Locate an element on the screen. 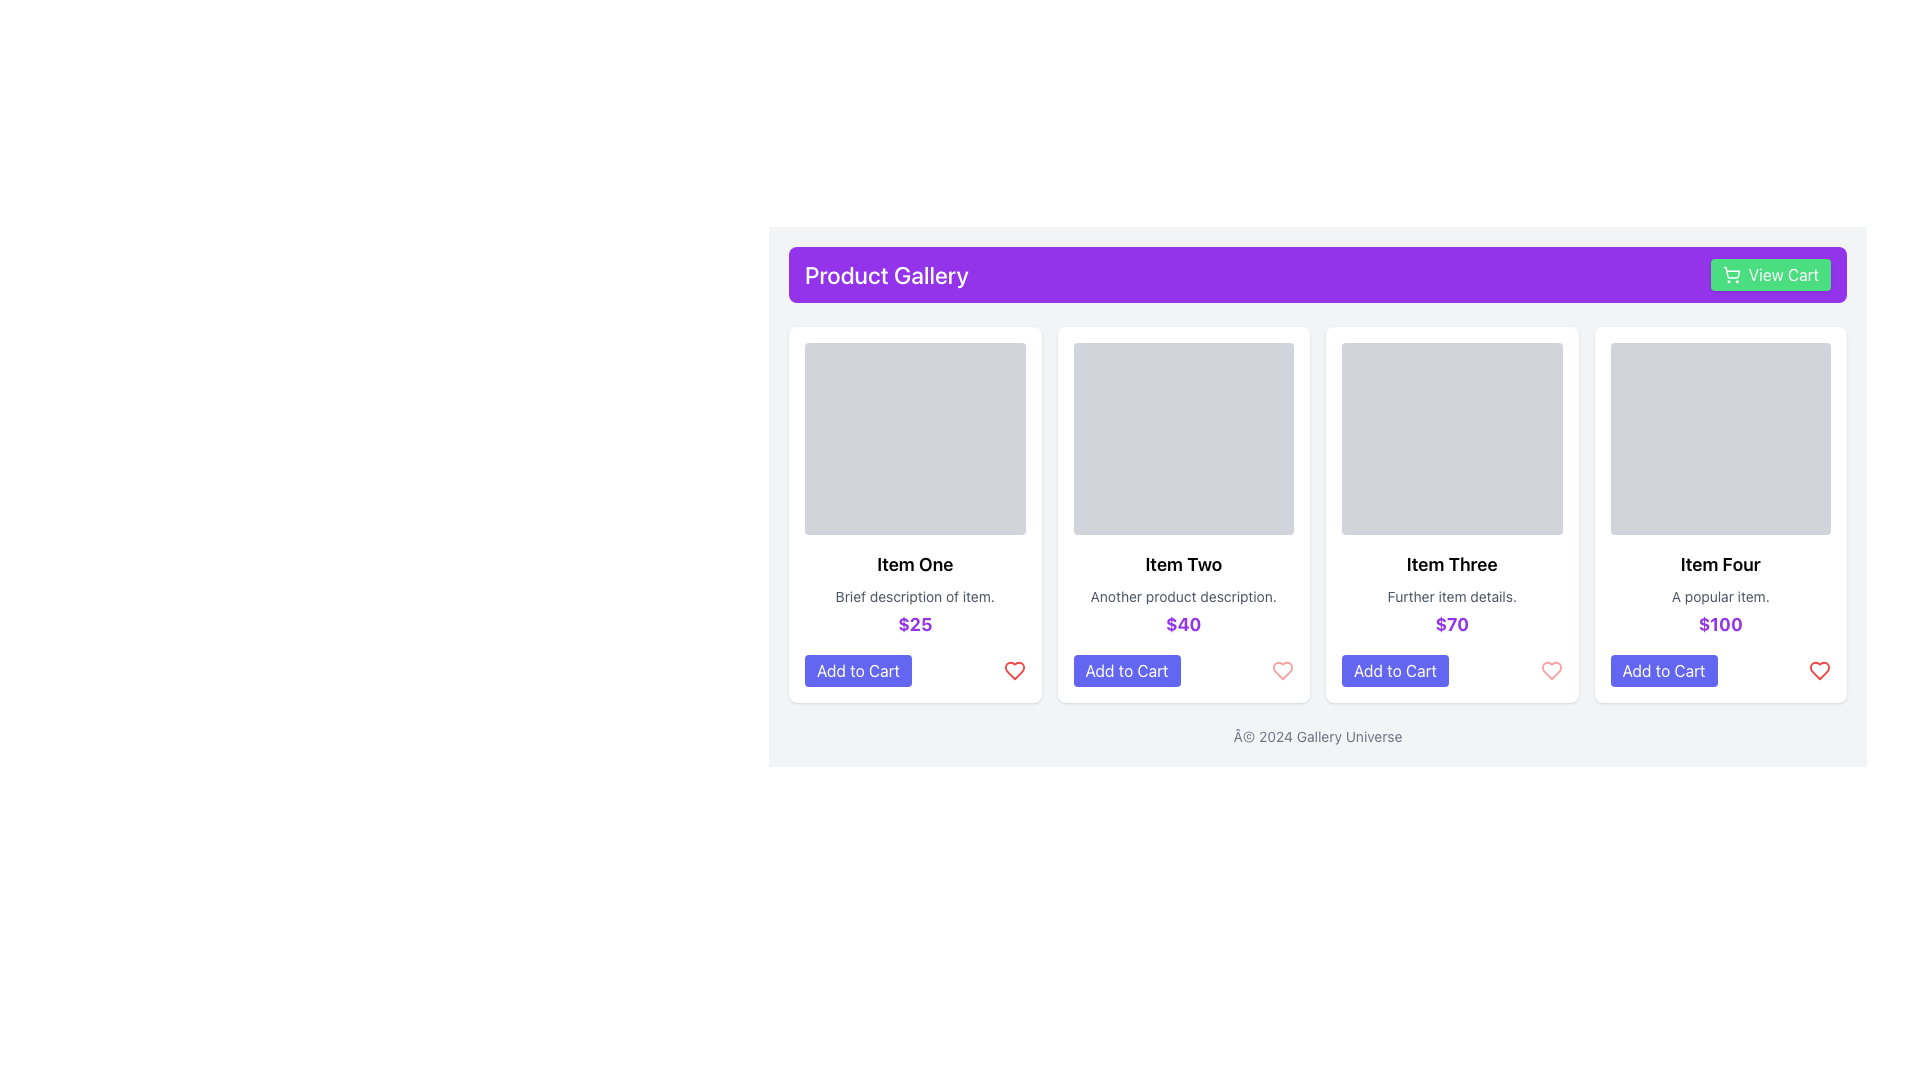 This screenshot has height=1080, width=1920. the Image Placeholder located at the top of the card for 'Item One', which serves as a product image holder is located at coordinates (914, 438).